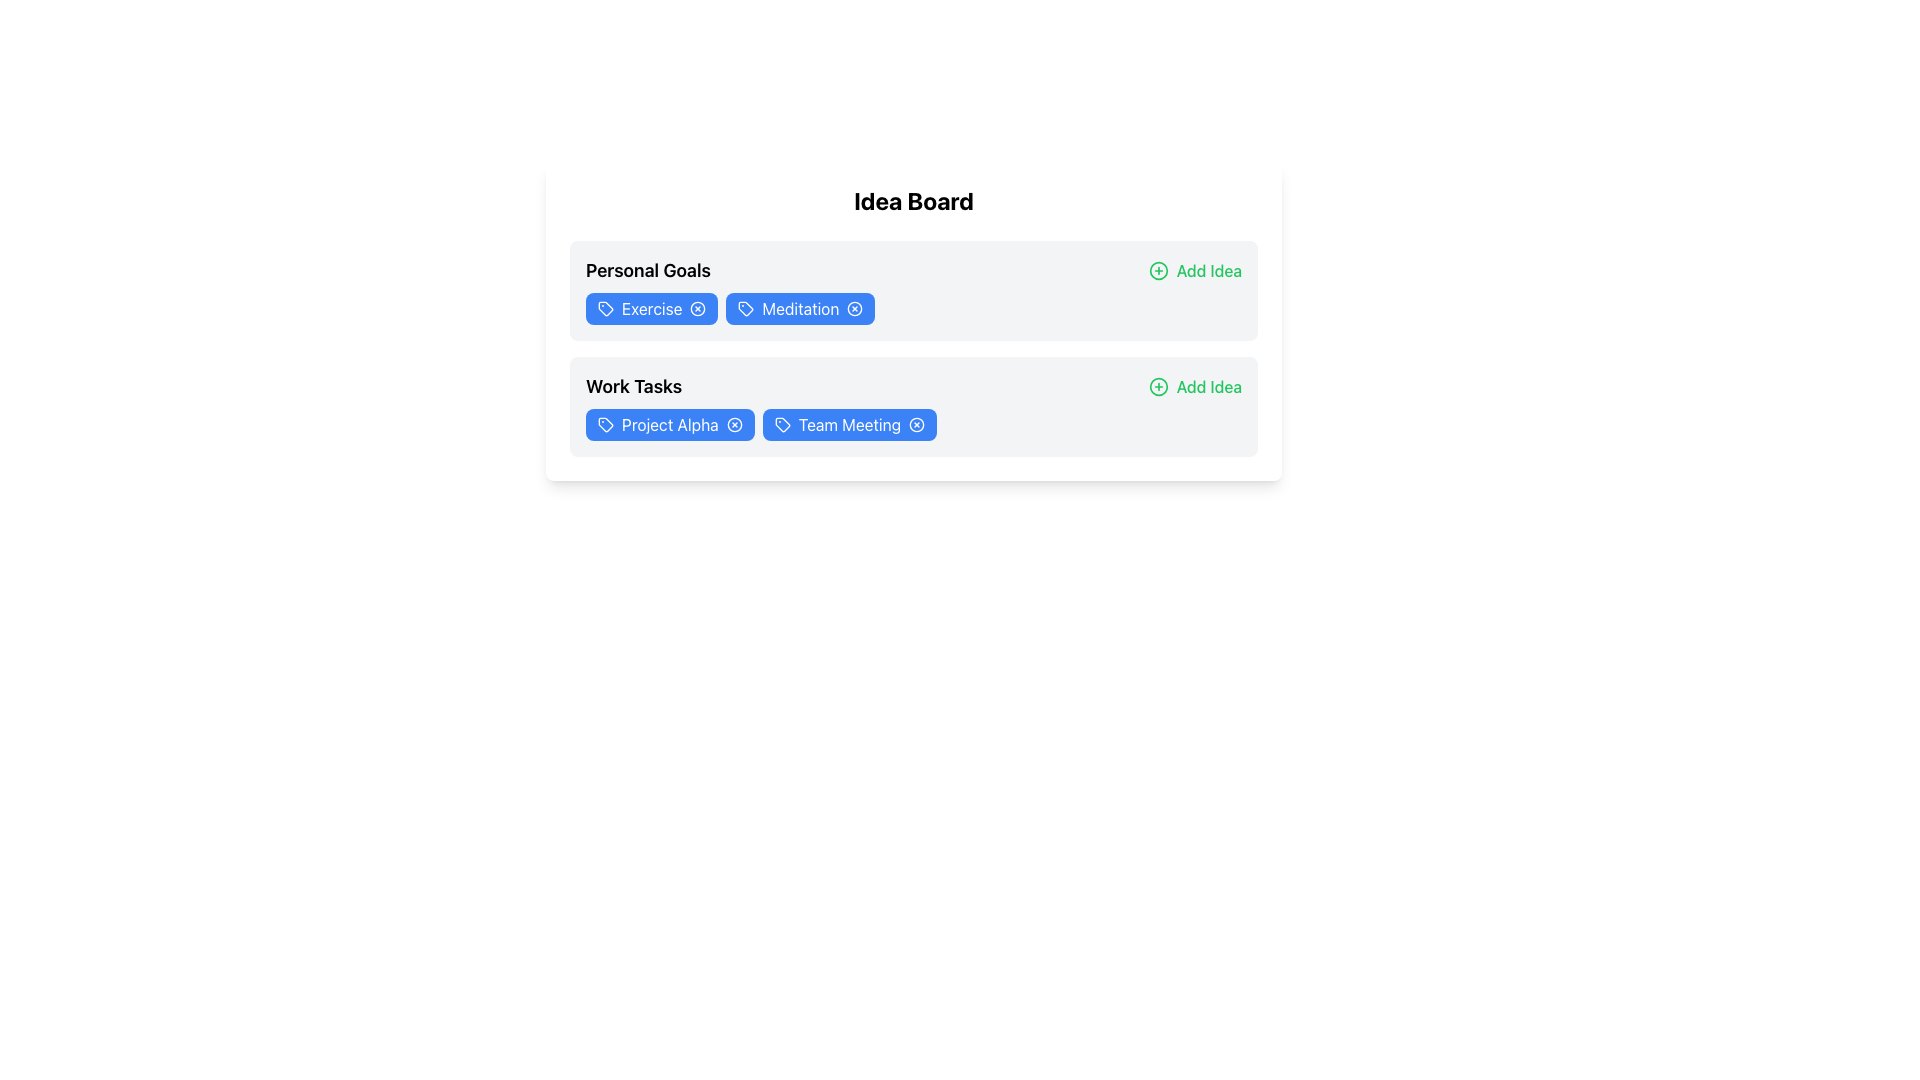 The height and width of the screenshot is (1080, 1920). What do you see at coordinates (1158, 386) in the screenshot?
I see `the interactive button icon located near the upper-right part of the second section, adjacent to the 'Add Idea' text label in the 'Work Tasks' card to interact` at bounding box center [1158, 386].